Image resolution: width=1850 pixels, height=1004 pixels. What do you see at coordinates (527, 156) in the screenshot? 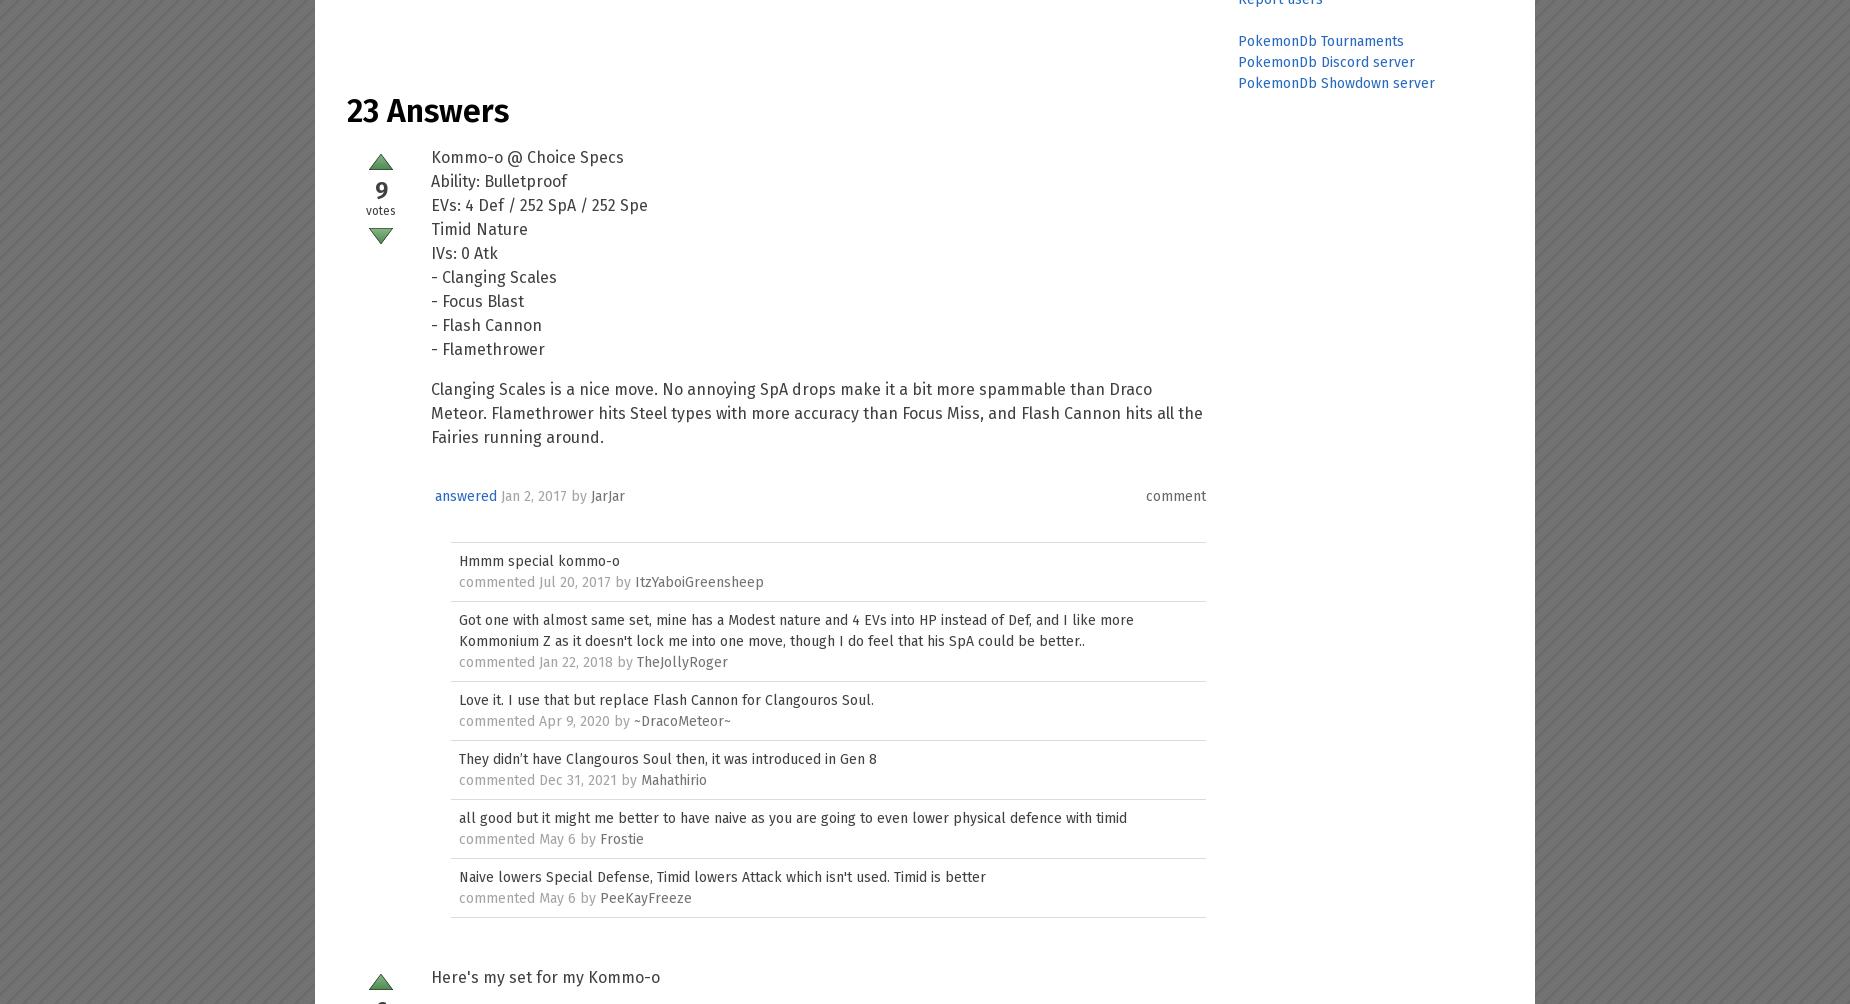
I see `'Kommo-o @ Choice Specs'` at bounding box center [527, 156].